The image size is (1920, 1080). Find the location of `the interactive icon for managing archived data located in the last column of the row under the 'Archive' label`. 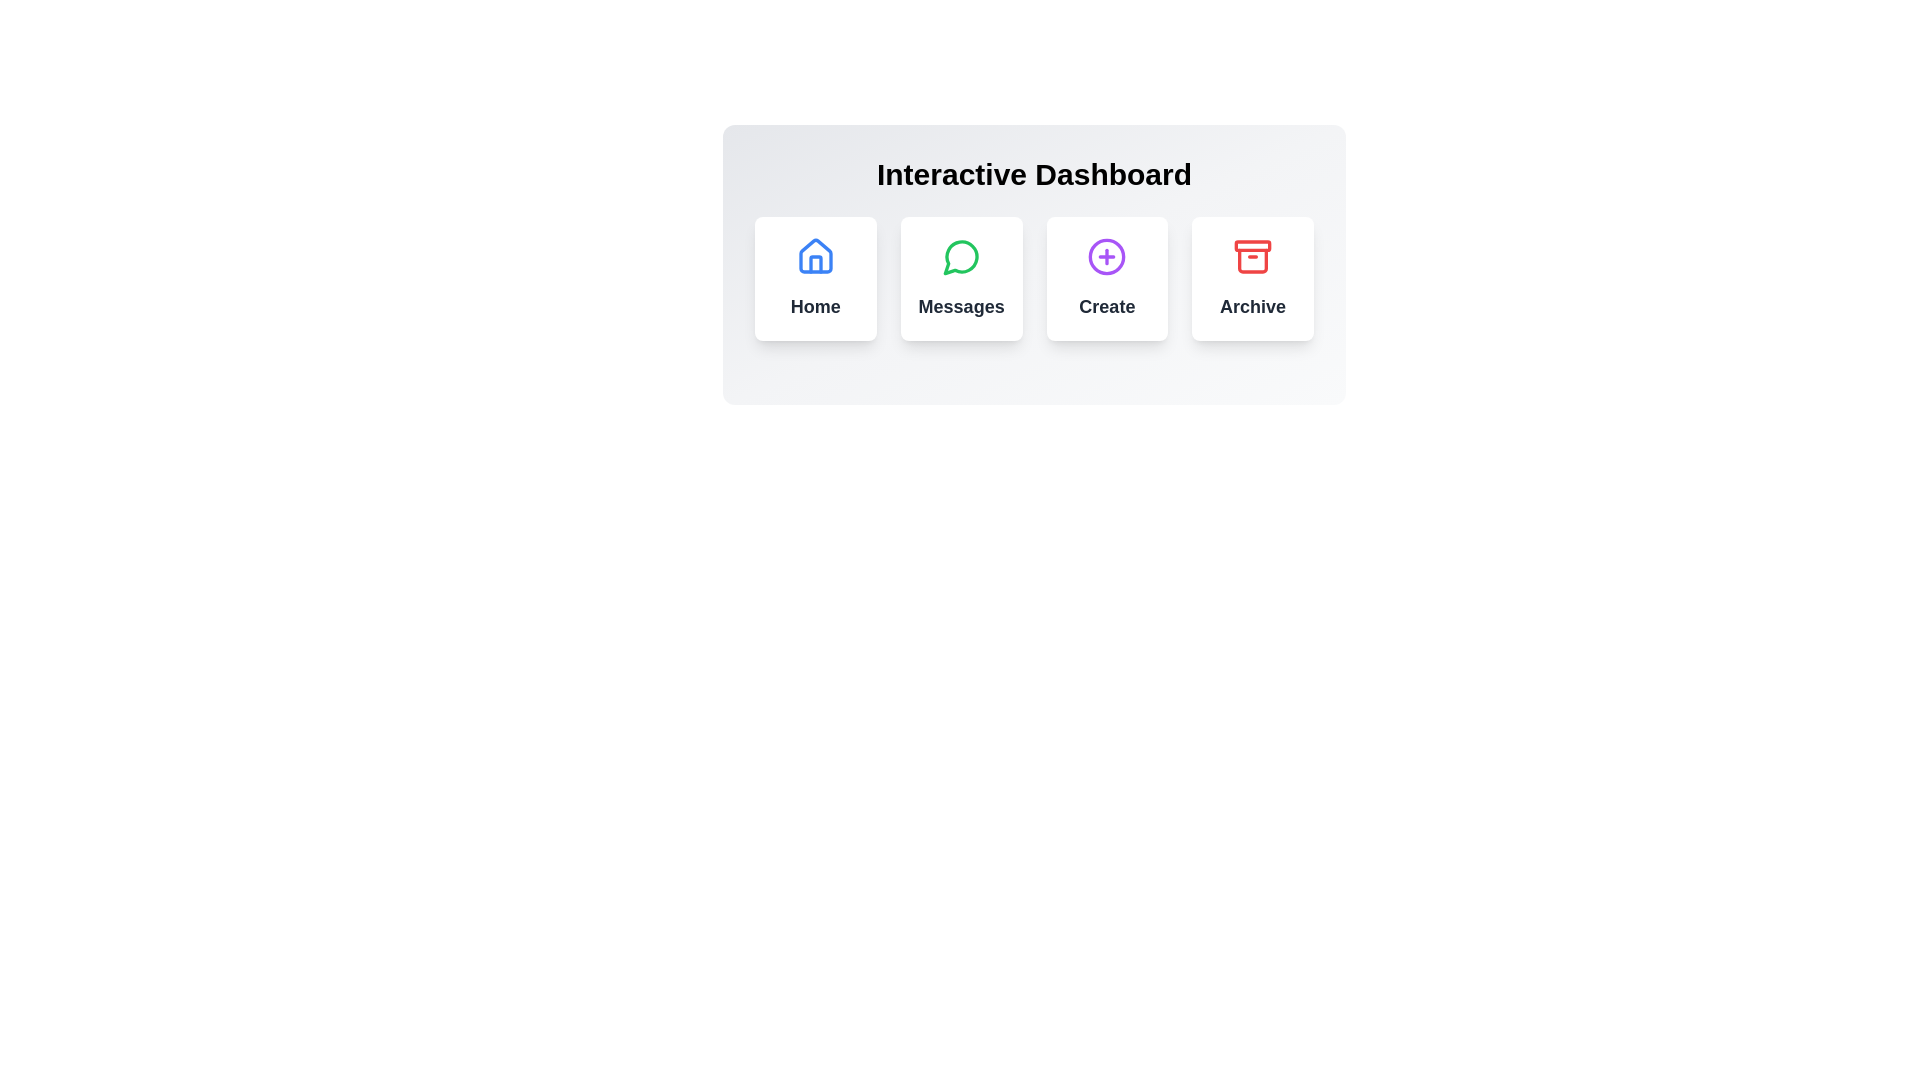

the interactive icon for managing archived data located in the last column of the row under the 'Archive' label is located at coordinates (1252, 260).